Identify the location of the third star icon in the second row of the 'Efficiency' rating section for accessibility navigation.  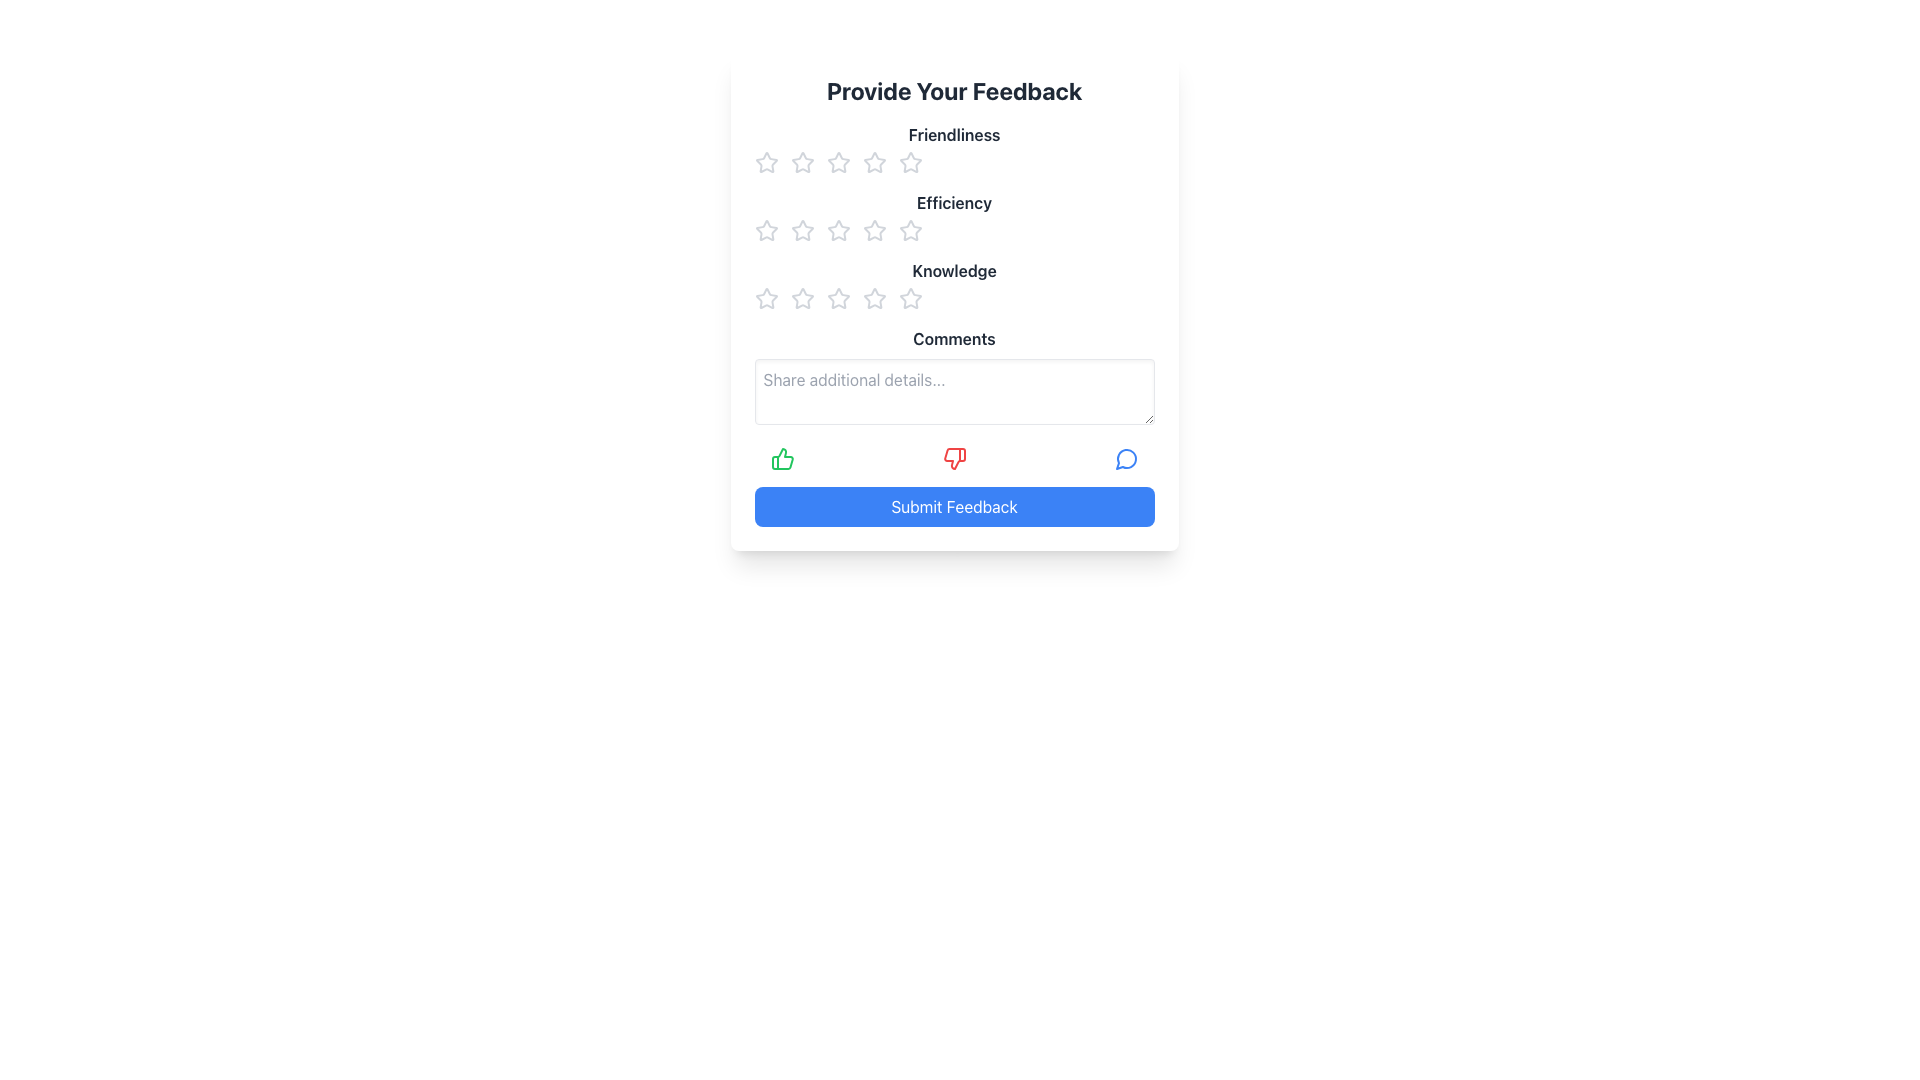
(802, 229).